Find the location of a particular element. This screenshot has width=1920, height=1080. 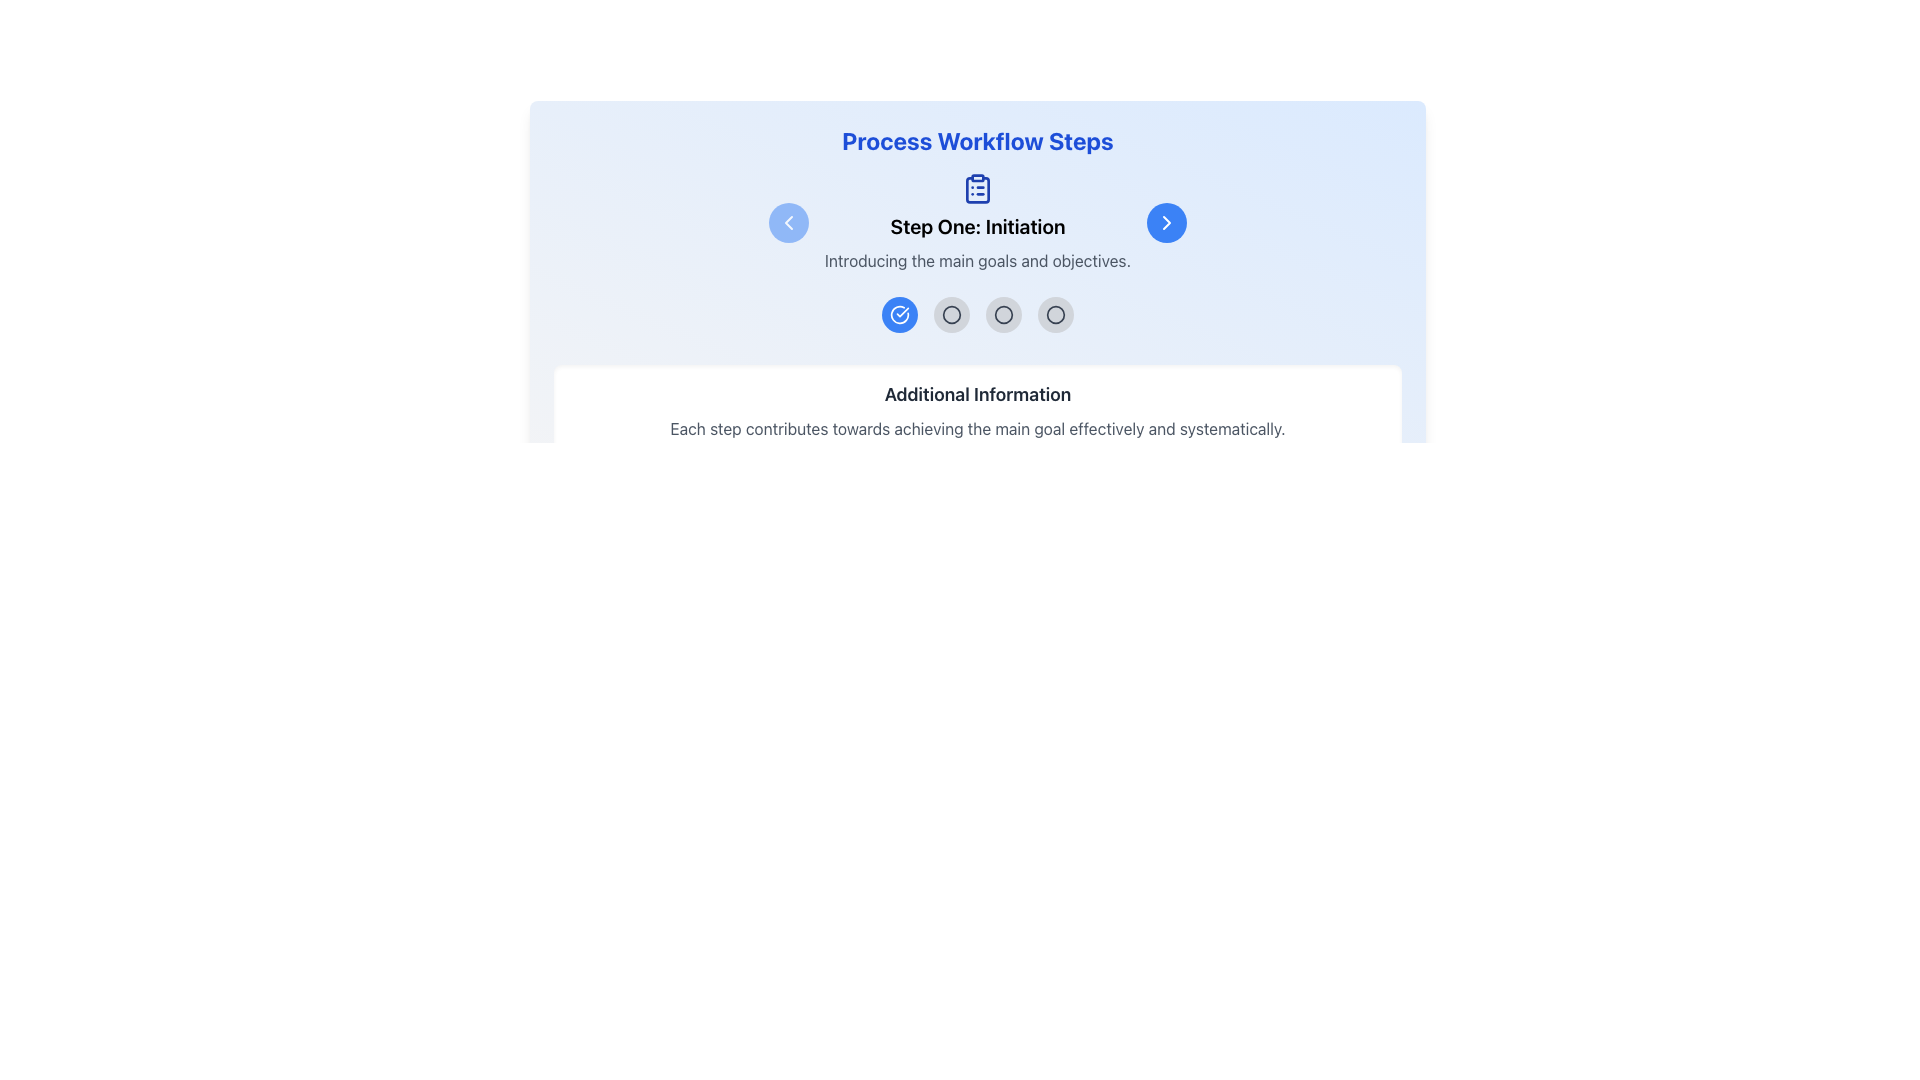

the vibrant blue circular button with a white checkmark icon, which is the first button under the heading 'Step One: Initiation', to observe the scaling effect is located at coordinates (899, 315).